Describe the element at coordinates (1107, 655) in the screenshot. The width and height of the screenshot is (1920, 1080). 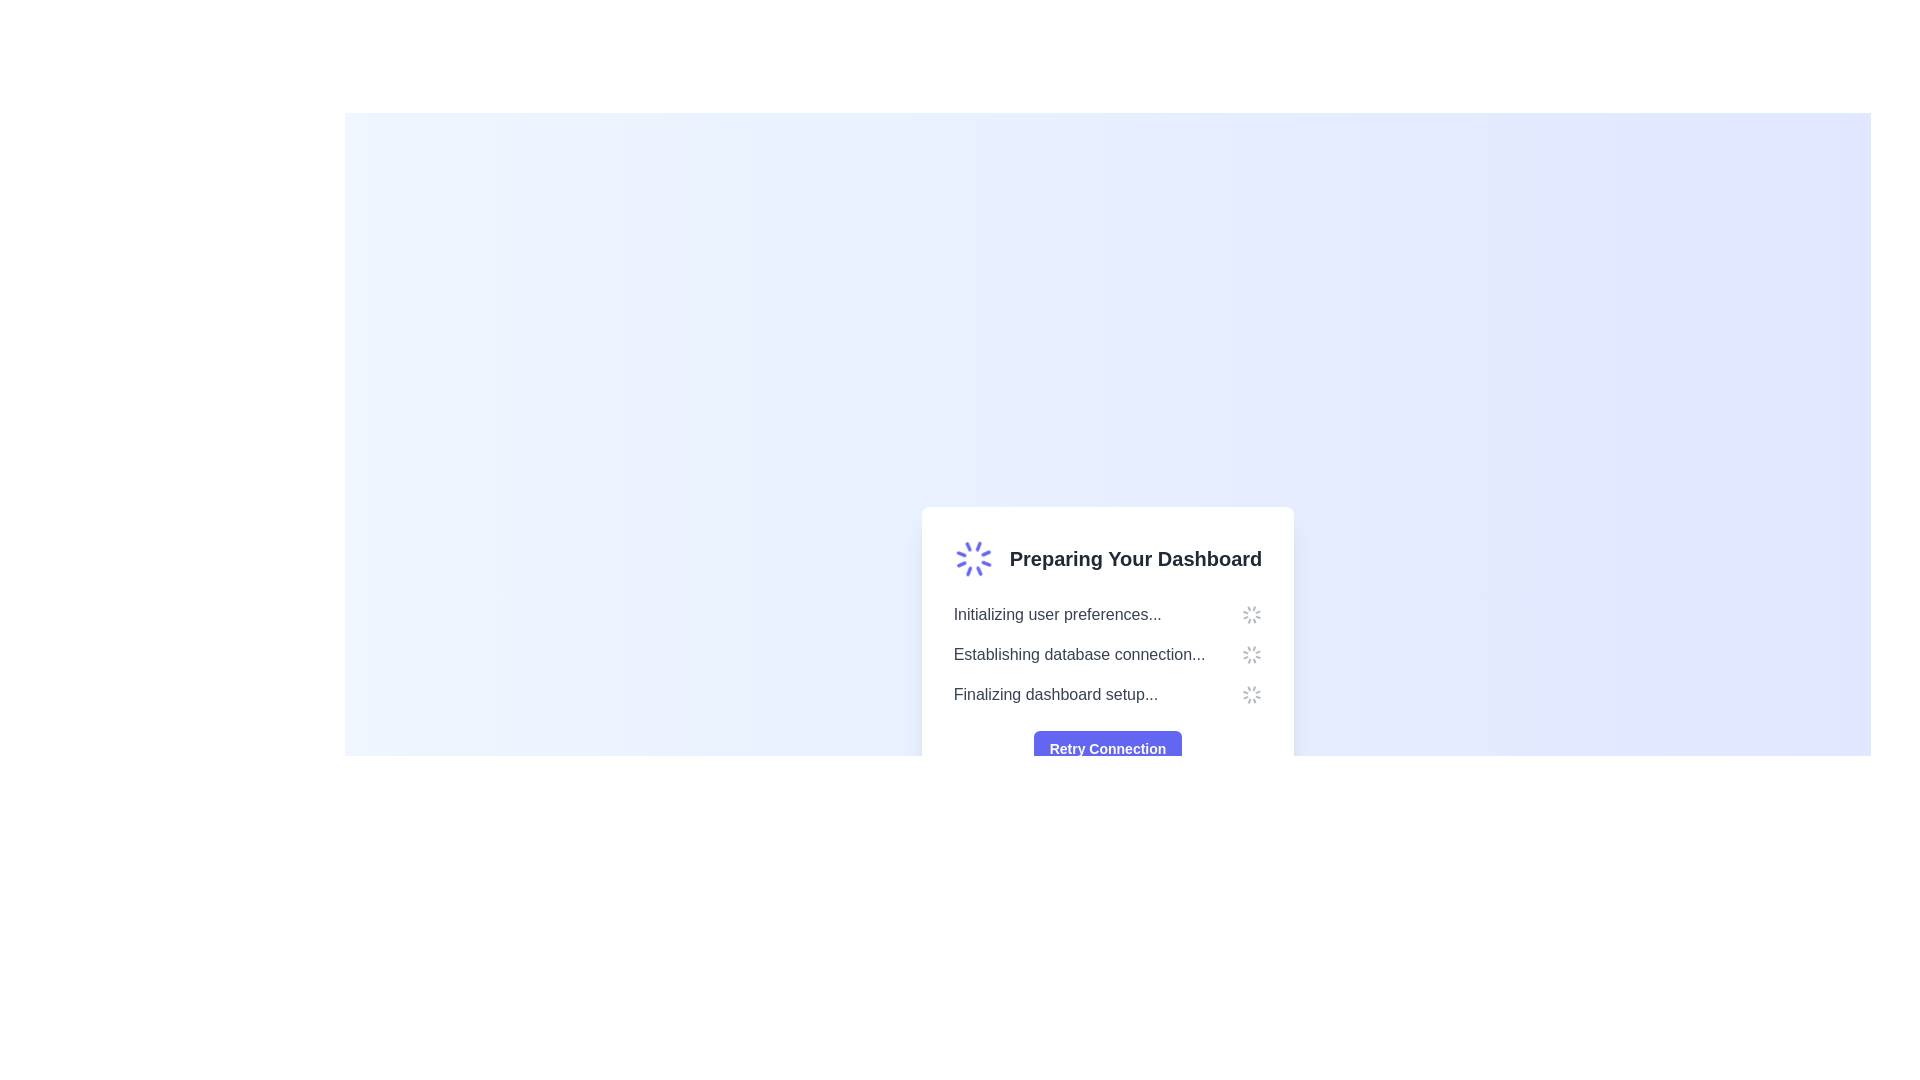
I see `the loading status of the Status Indicator with Text and Spinner that shows the ongoing process of establishing a database connection, located in the center of the card, between 'Initializing user preferences...' and 'Finalizing dashboard setup...'` at that location.